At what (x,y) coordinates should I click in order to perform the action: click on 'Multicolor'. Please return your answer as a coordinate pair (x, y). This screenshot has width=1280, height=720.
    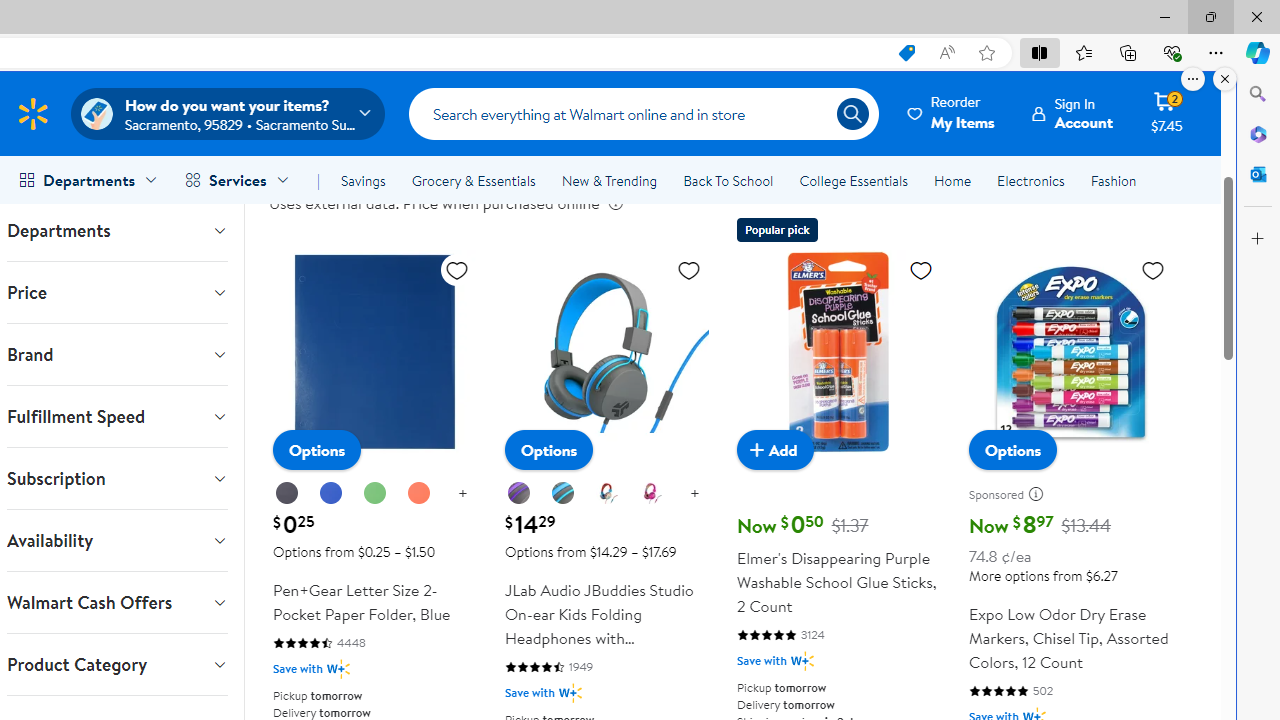
    Looking at the image, I should click on (606, 494).